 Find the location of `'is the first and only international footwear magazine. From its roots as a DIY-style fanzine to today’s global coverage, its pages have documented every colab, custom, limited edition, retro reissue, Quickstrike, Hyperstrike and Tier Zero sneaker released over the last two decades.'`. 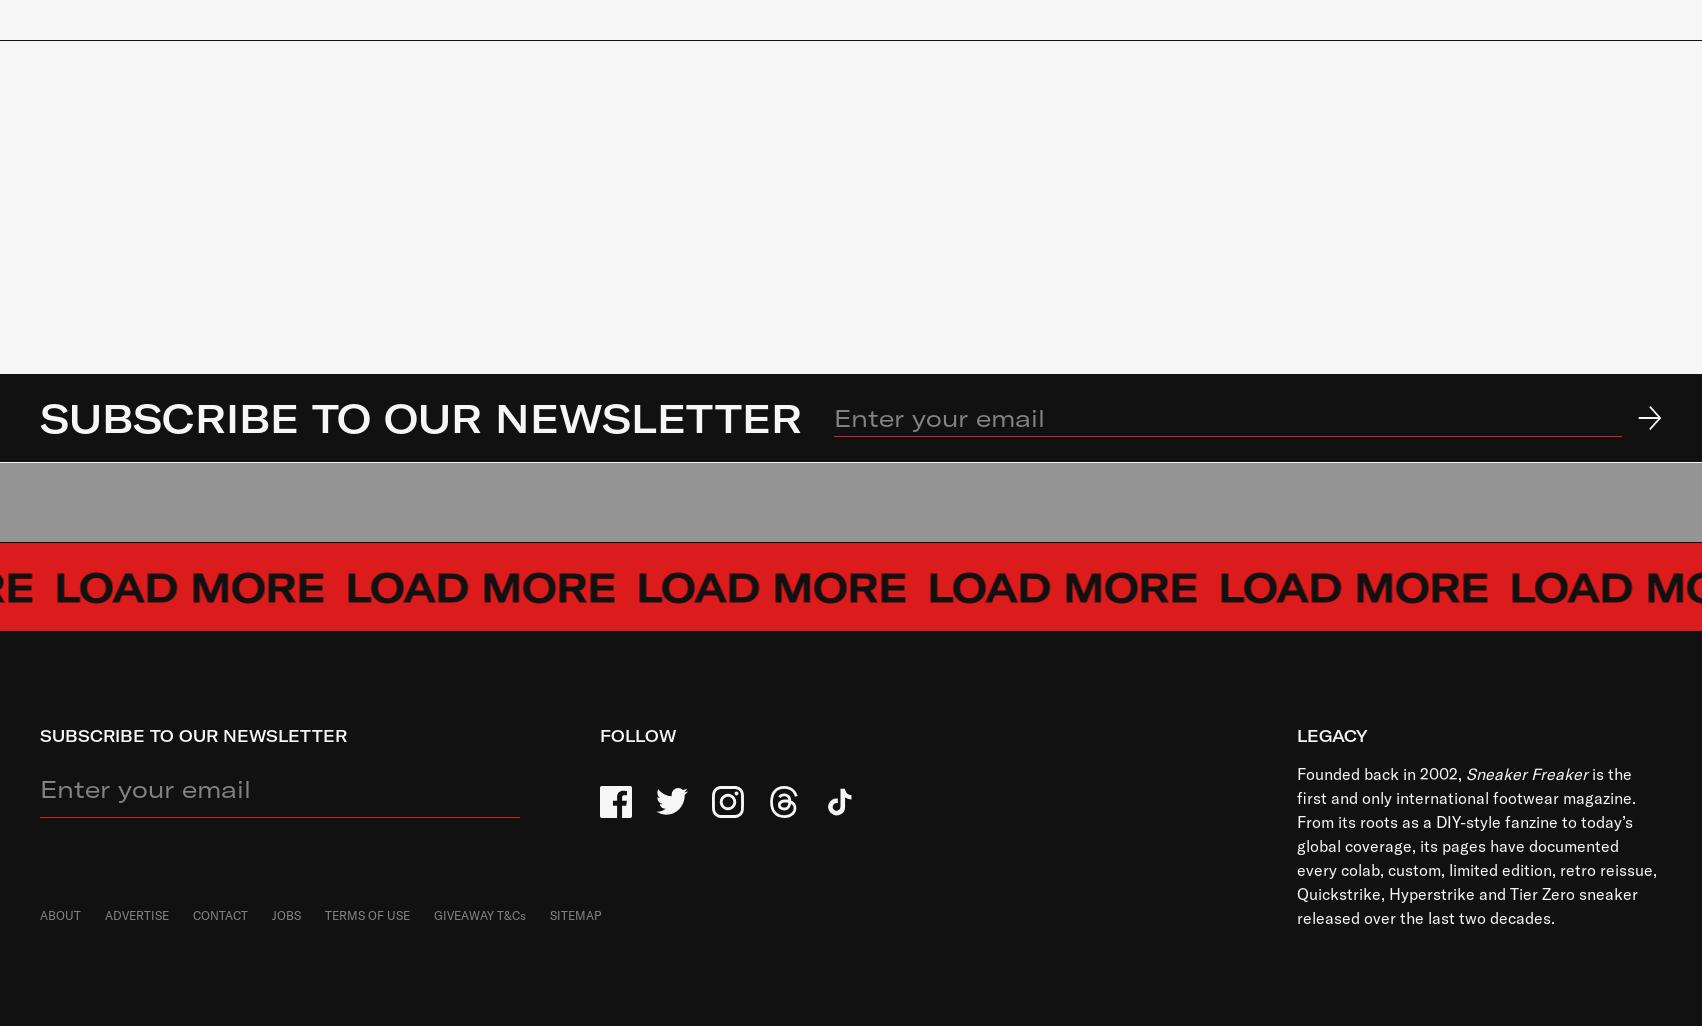

'is the first and only international footwear magazine. From its roots as a DIY-style fanzine to today’s global coverage, its pages have documented every colab, custom, limited edition, retro reissue, Quickstrike, Hyperstrike and Tier Zero sneaker released over the last two decades.' is located at coordinates (1295, 846).